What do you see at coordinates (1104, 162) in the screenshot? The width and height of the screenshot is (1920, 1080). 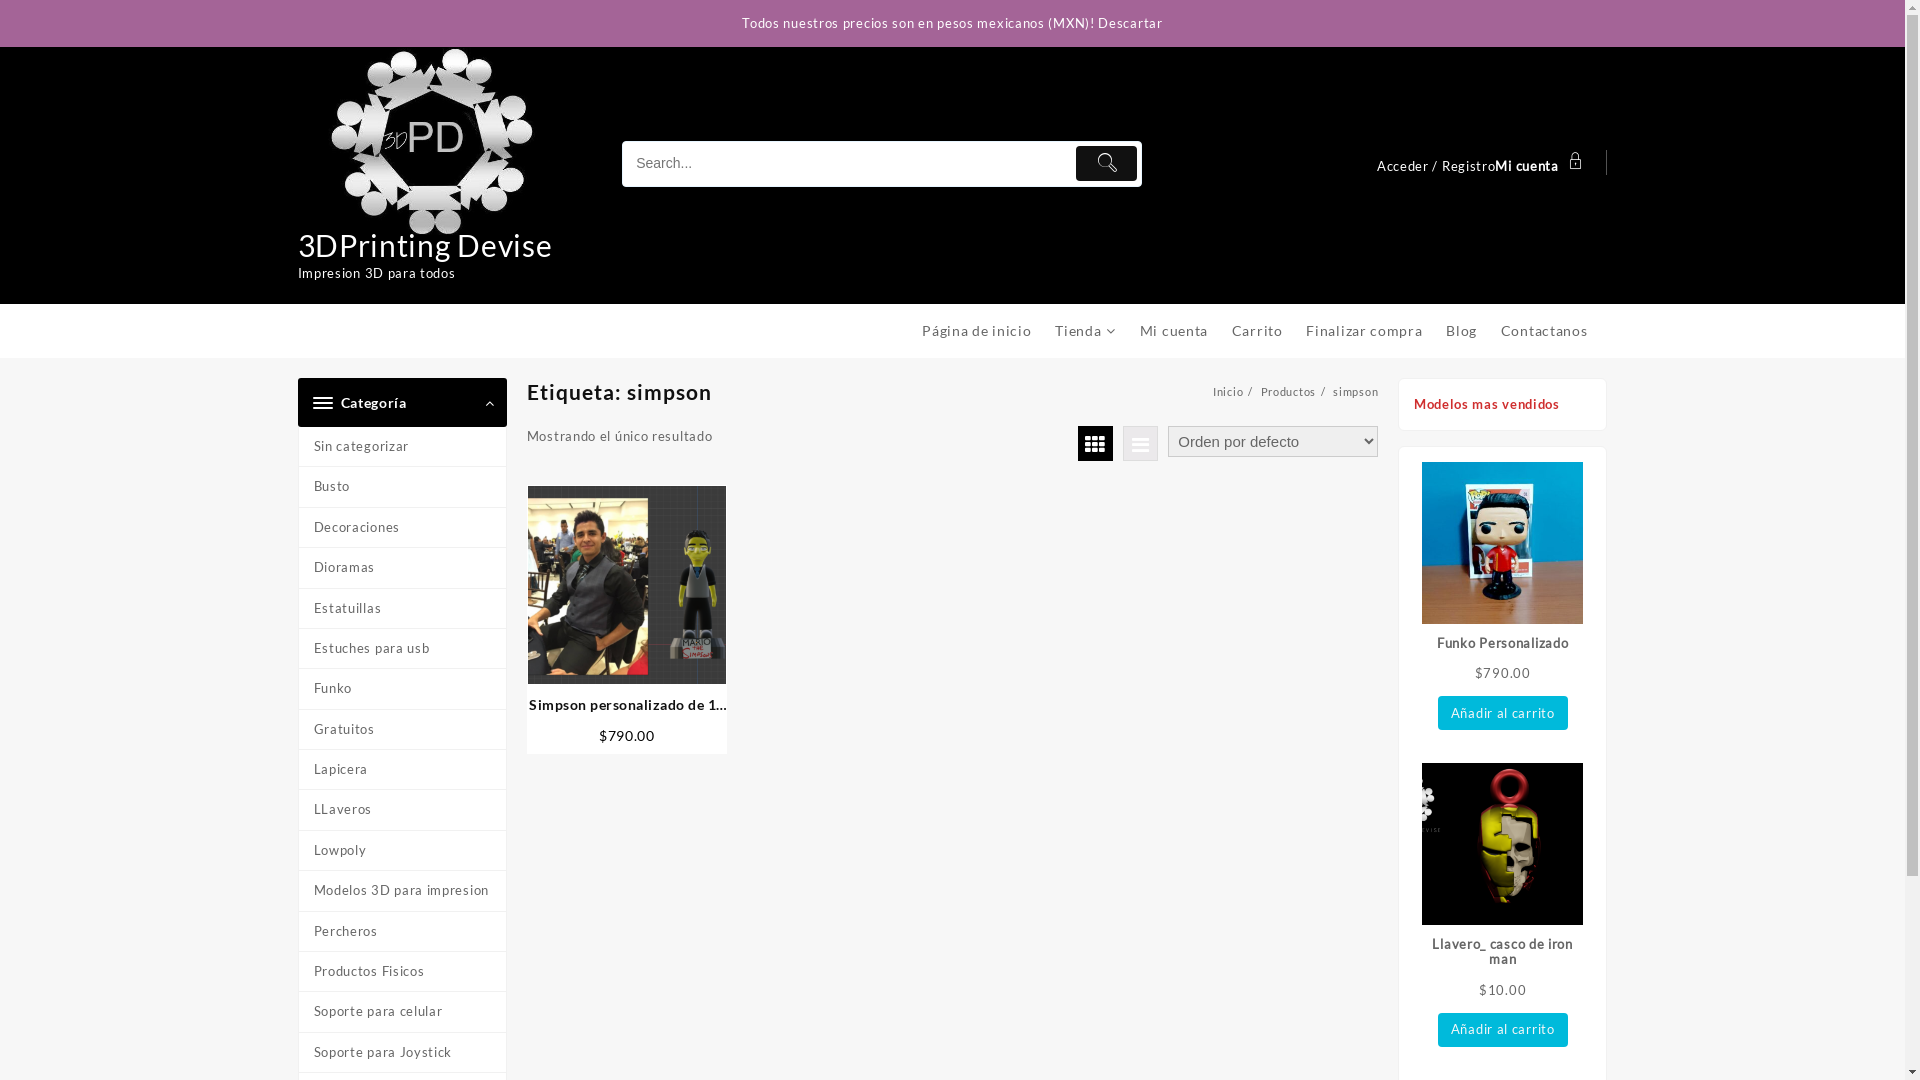 I see `'Submit'` at bounding box center [1104, 162].